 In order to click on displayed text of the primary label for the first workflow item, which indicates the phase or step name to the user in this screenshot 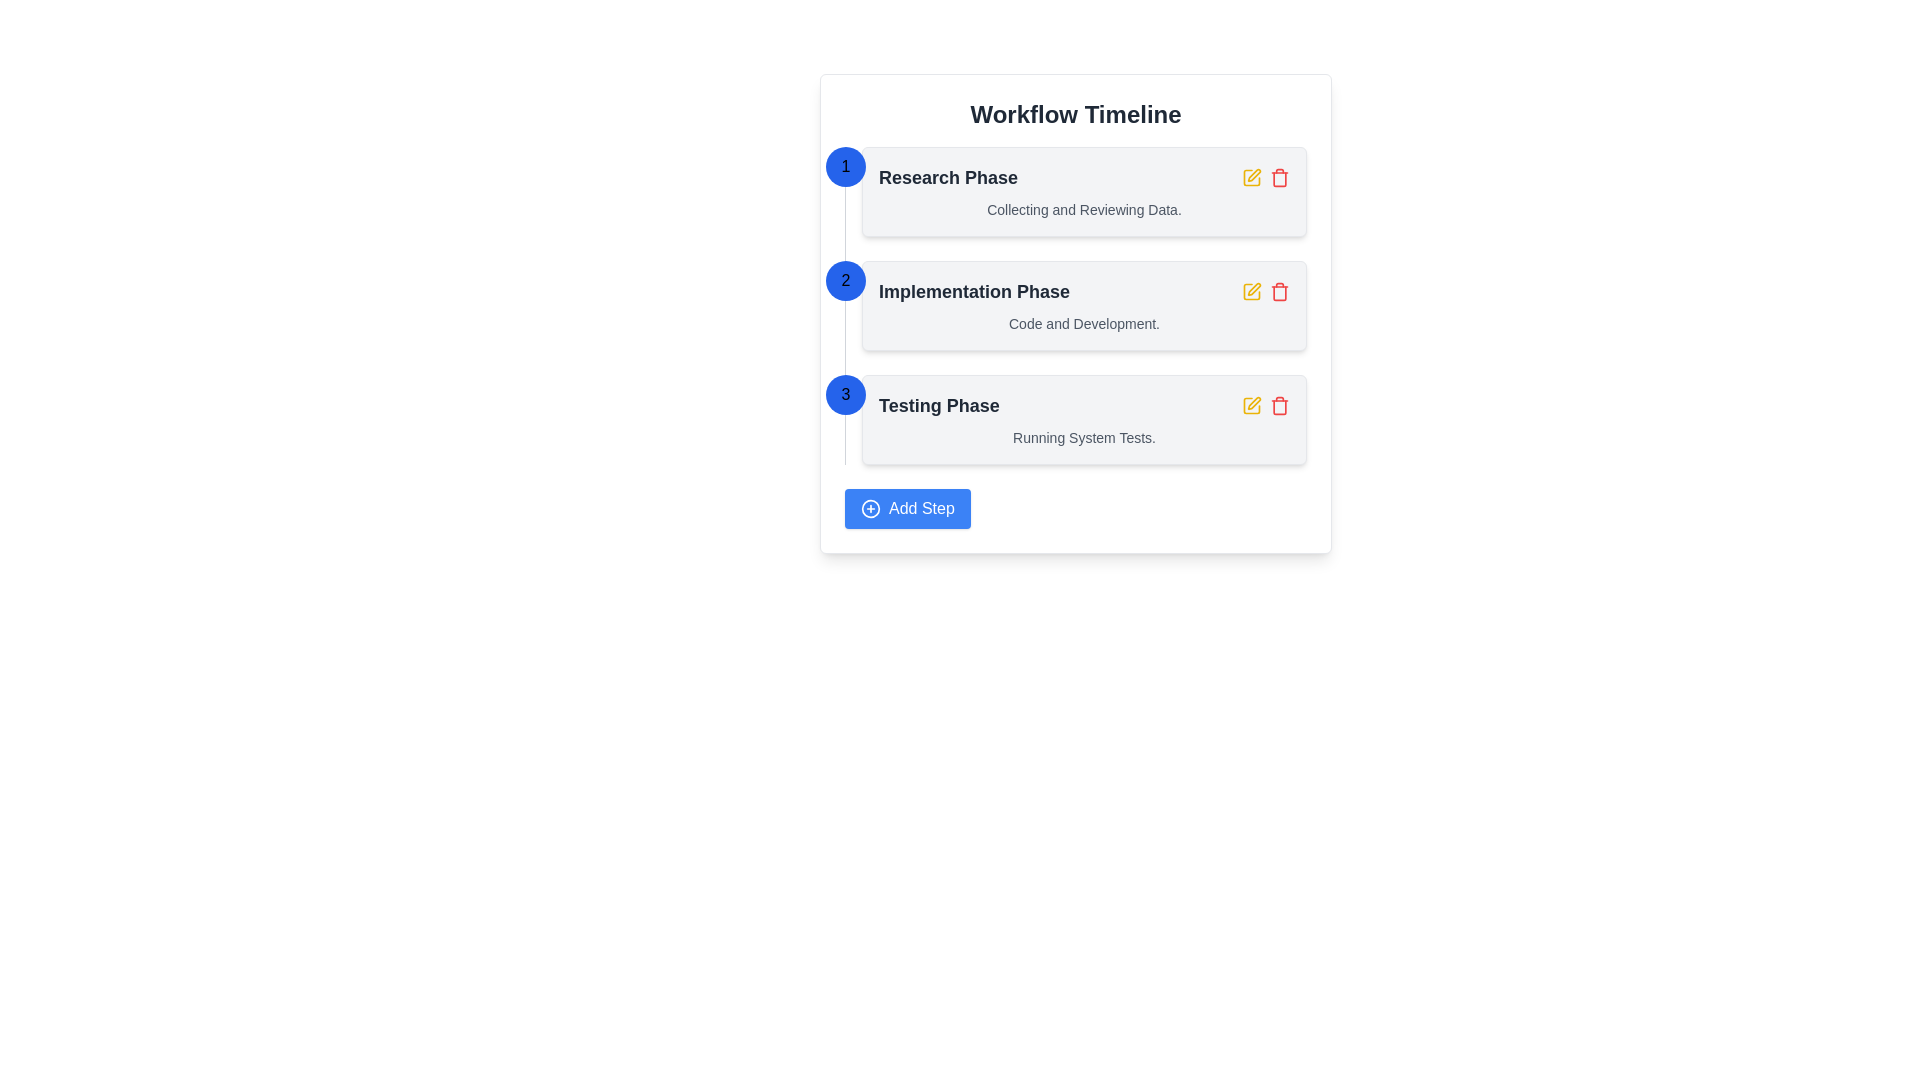, I will do `click(947, 176)`.